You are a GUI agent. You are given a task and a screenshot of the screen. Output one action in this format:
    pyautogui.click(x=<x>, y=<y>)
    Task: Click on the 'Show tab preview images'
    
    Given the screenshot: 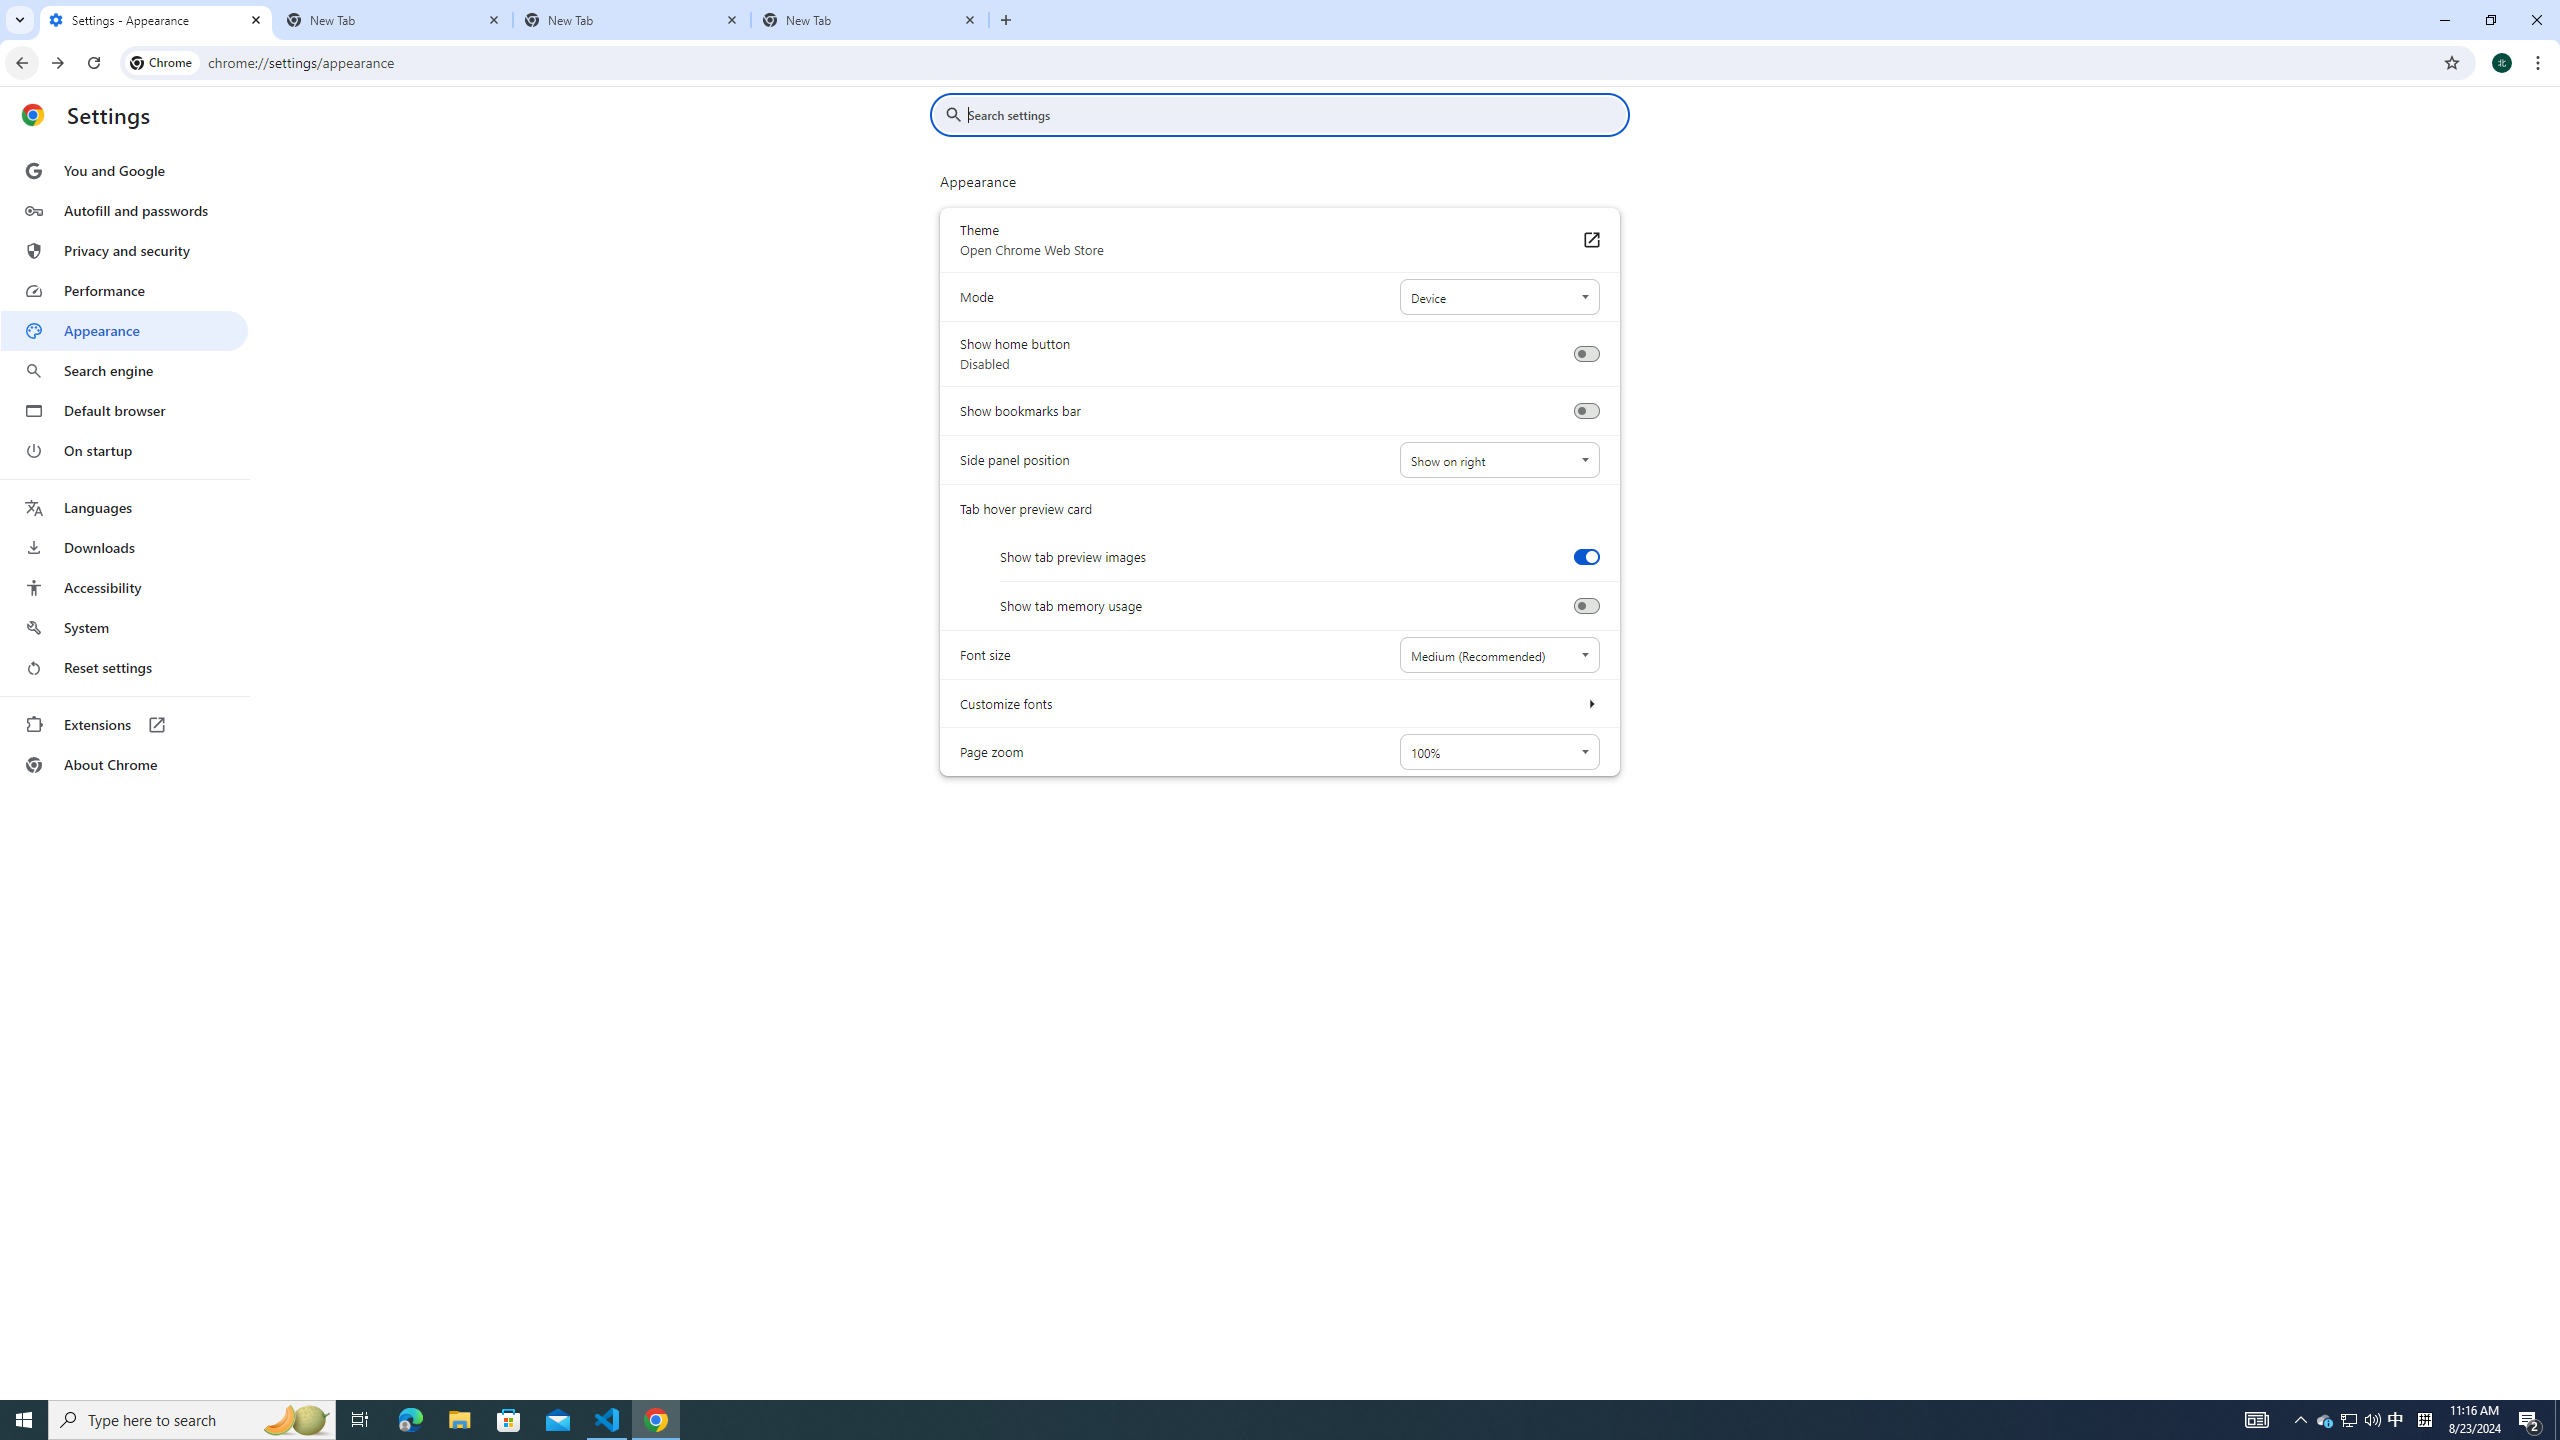 What is the action you would take?
    pyautogui.click(x=1585, y=556)
    